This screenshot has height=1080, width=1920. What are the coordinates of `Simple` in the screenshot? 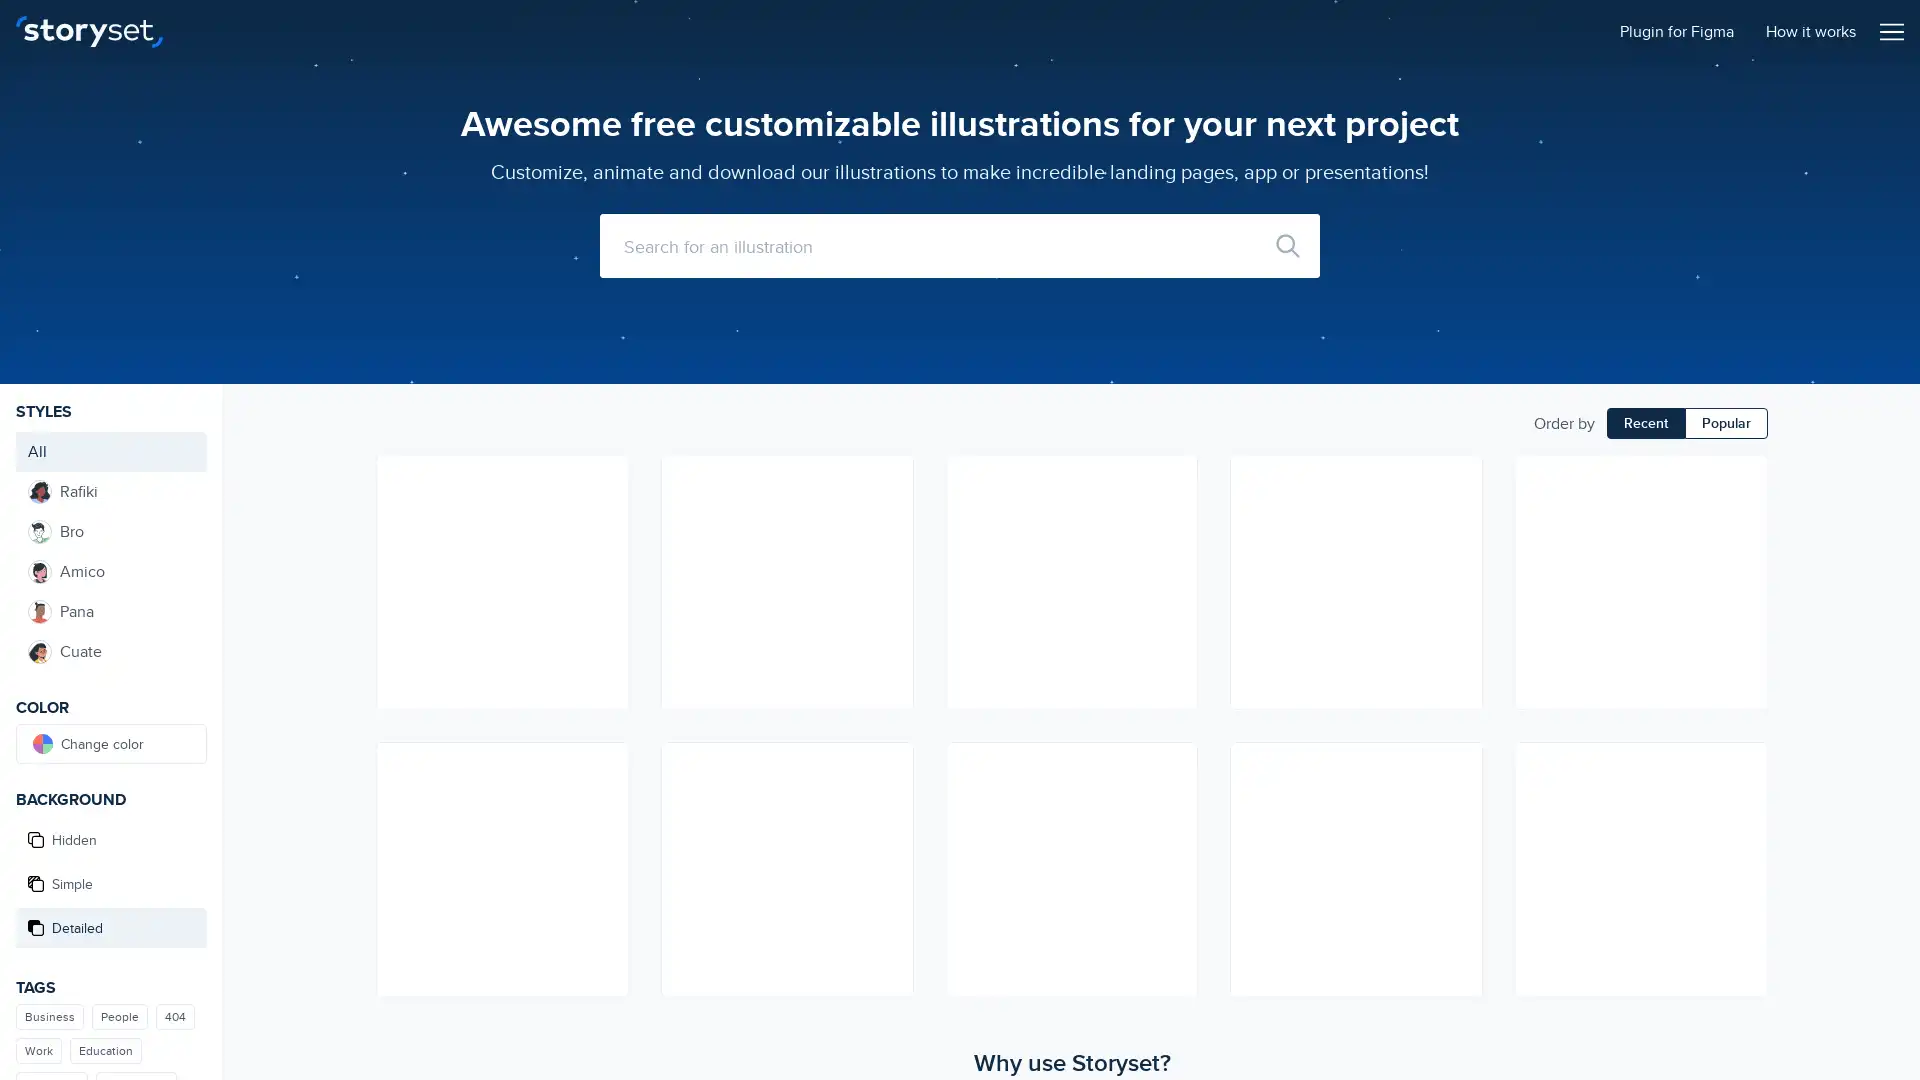 It's located at (110, 882).